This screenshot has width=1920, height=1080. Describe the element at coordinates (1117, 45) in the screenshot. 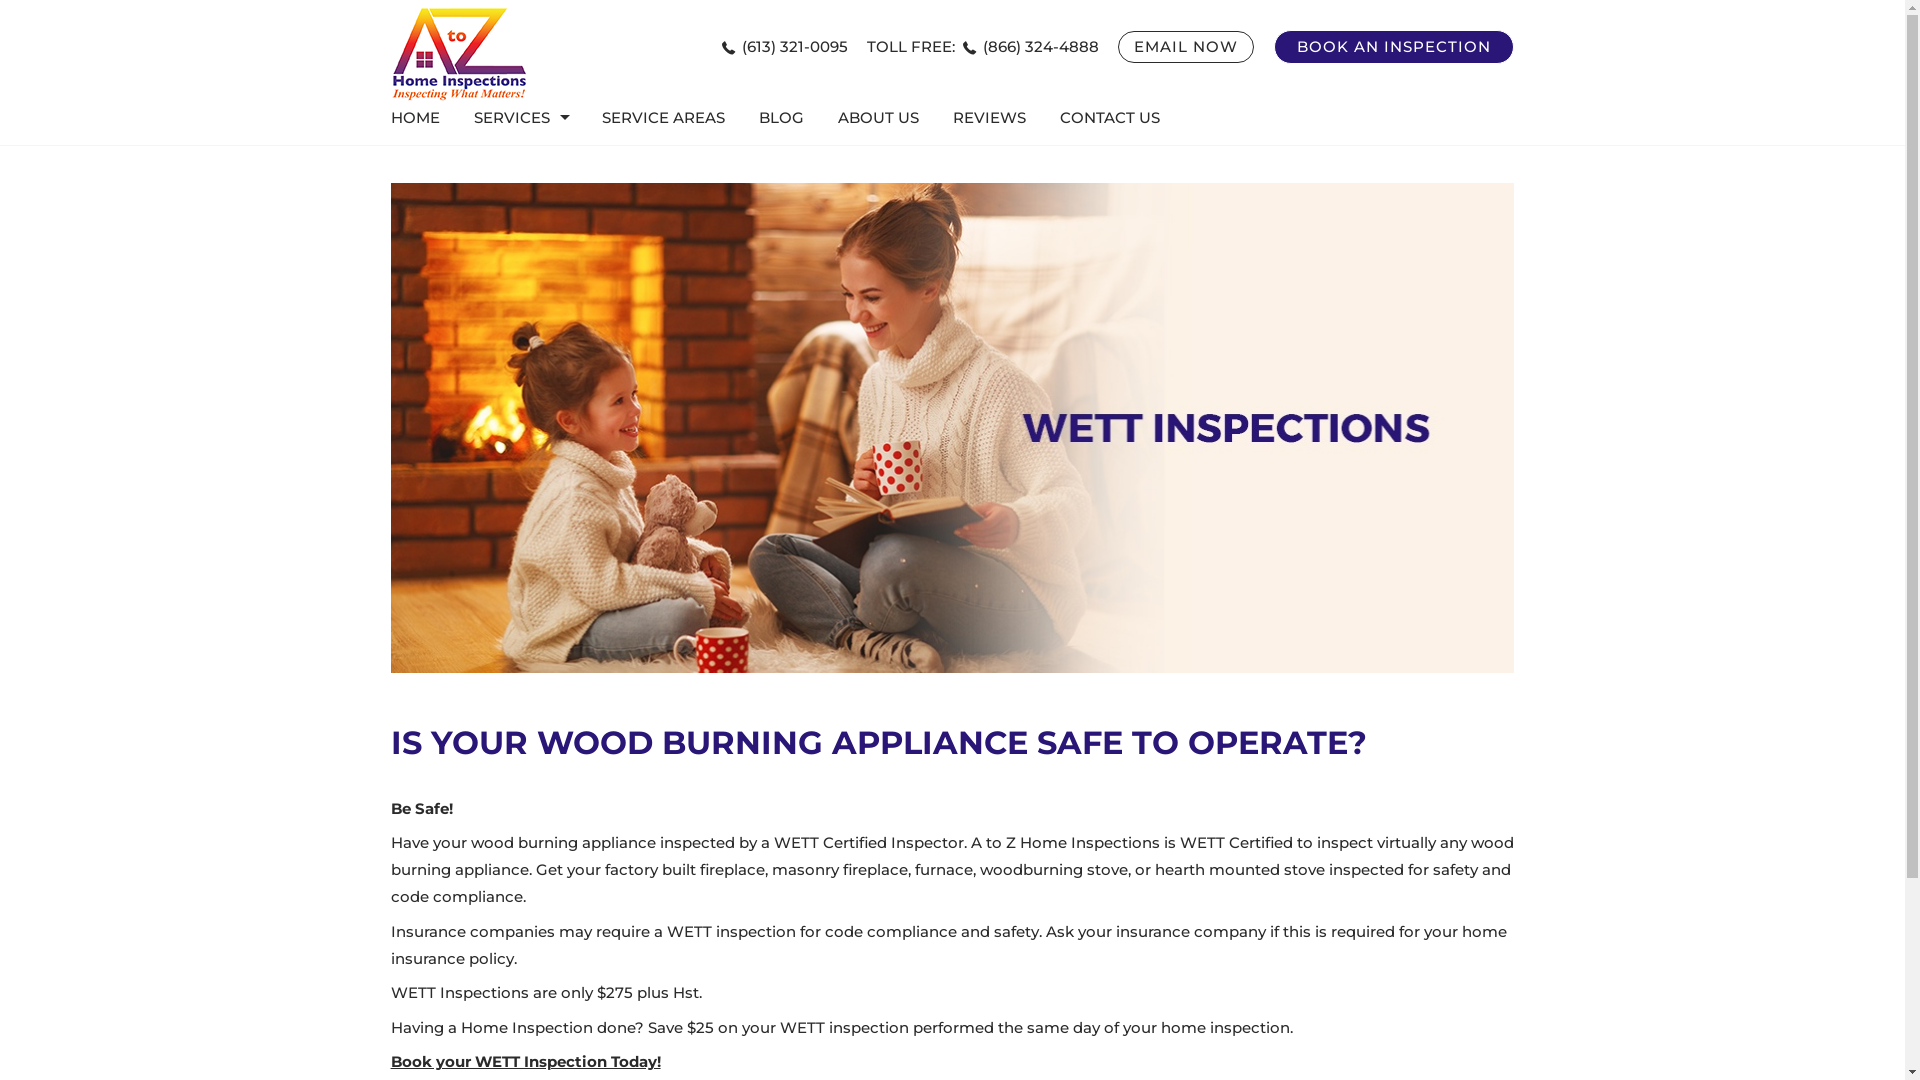

I see `'EMAIL NOW'` at that location.